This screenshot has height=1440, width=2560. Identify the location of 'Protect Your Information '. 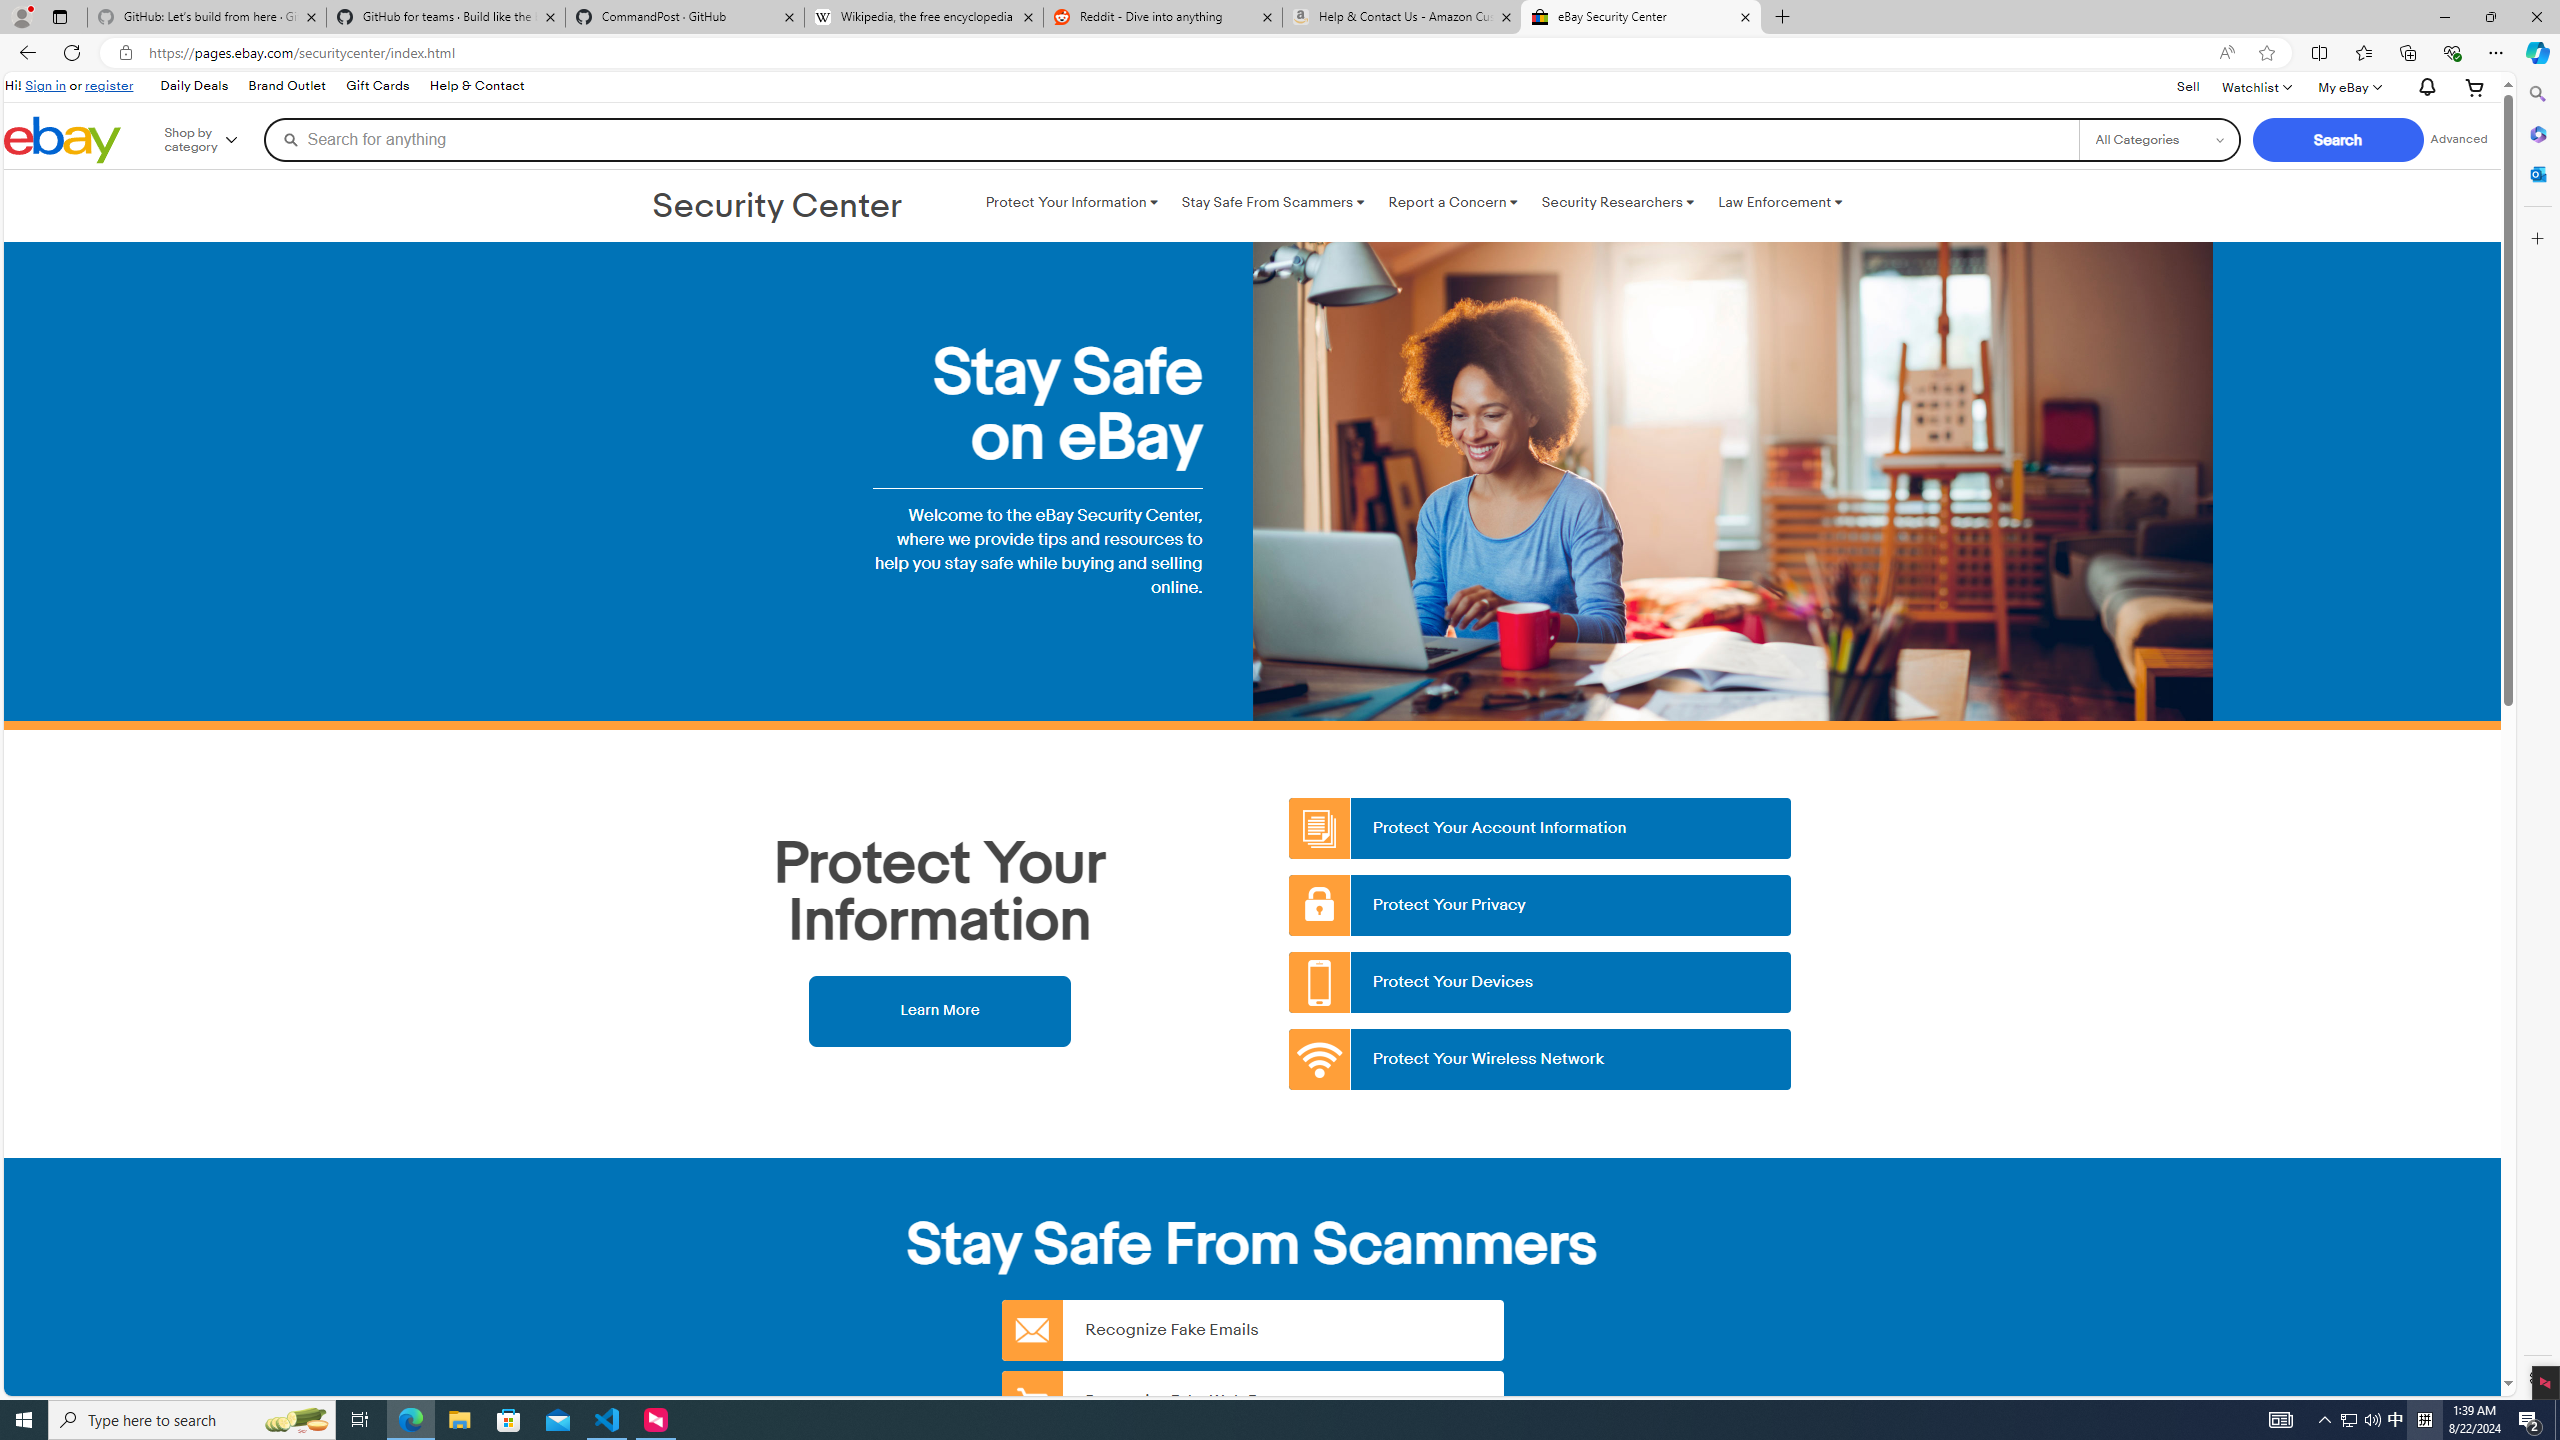
(1071, 202).